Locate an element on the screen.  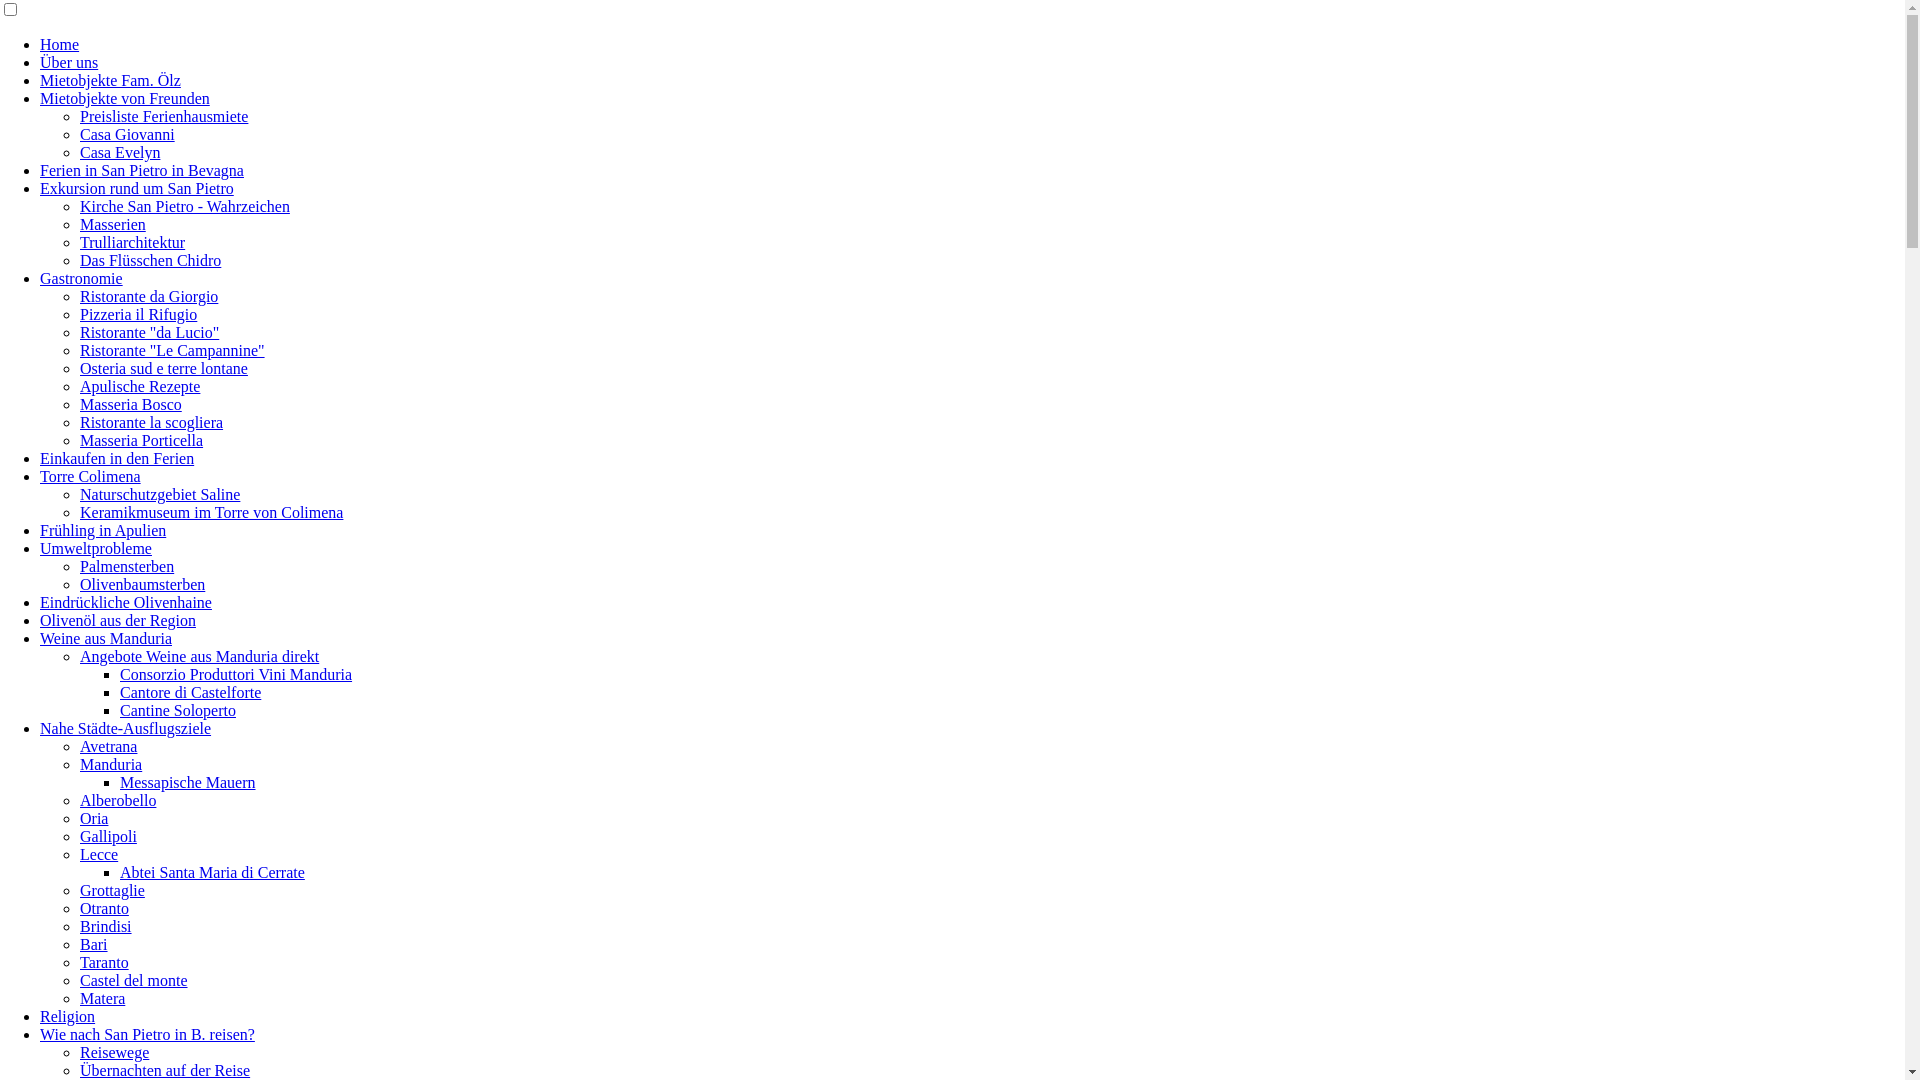
'Cantore di Castelforte' is located at coordinates (190, 691).